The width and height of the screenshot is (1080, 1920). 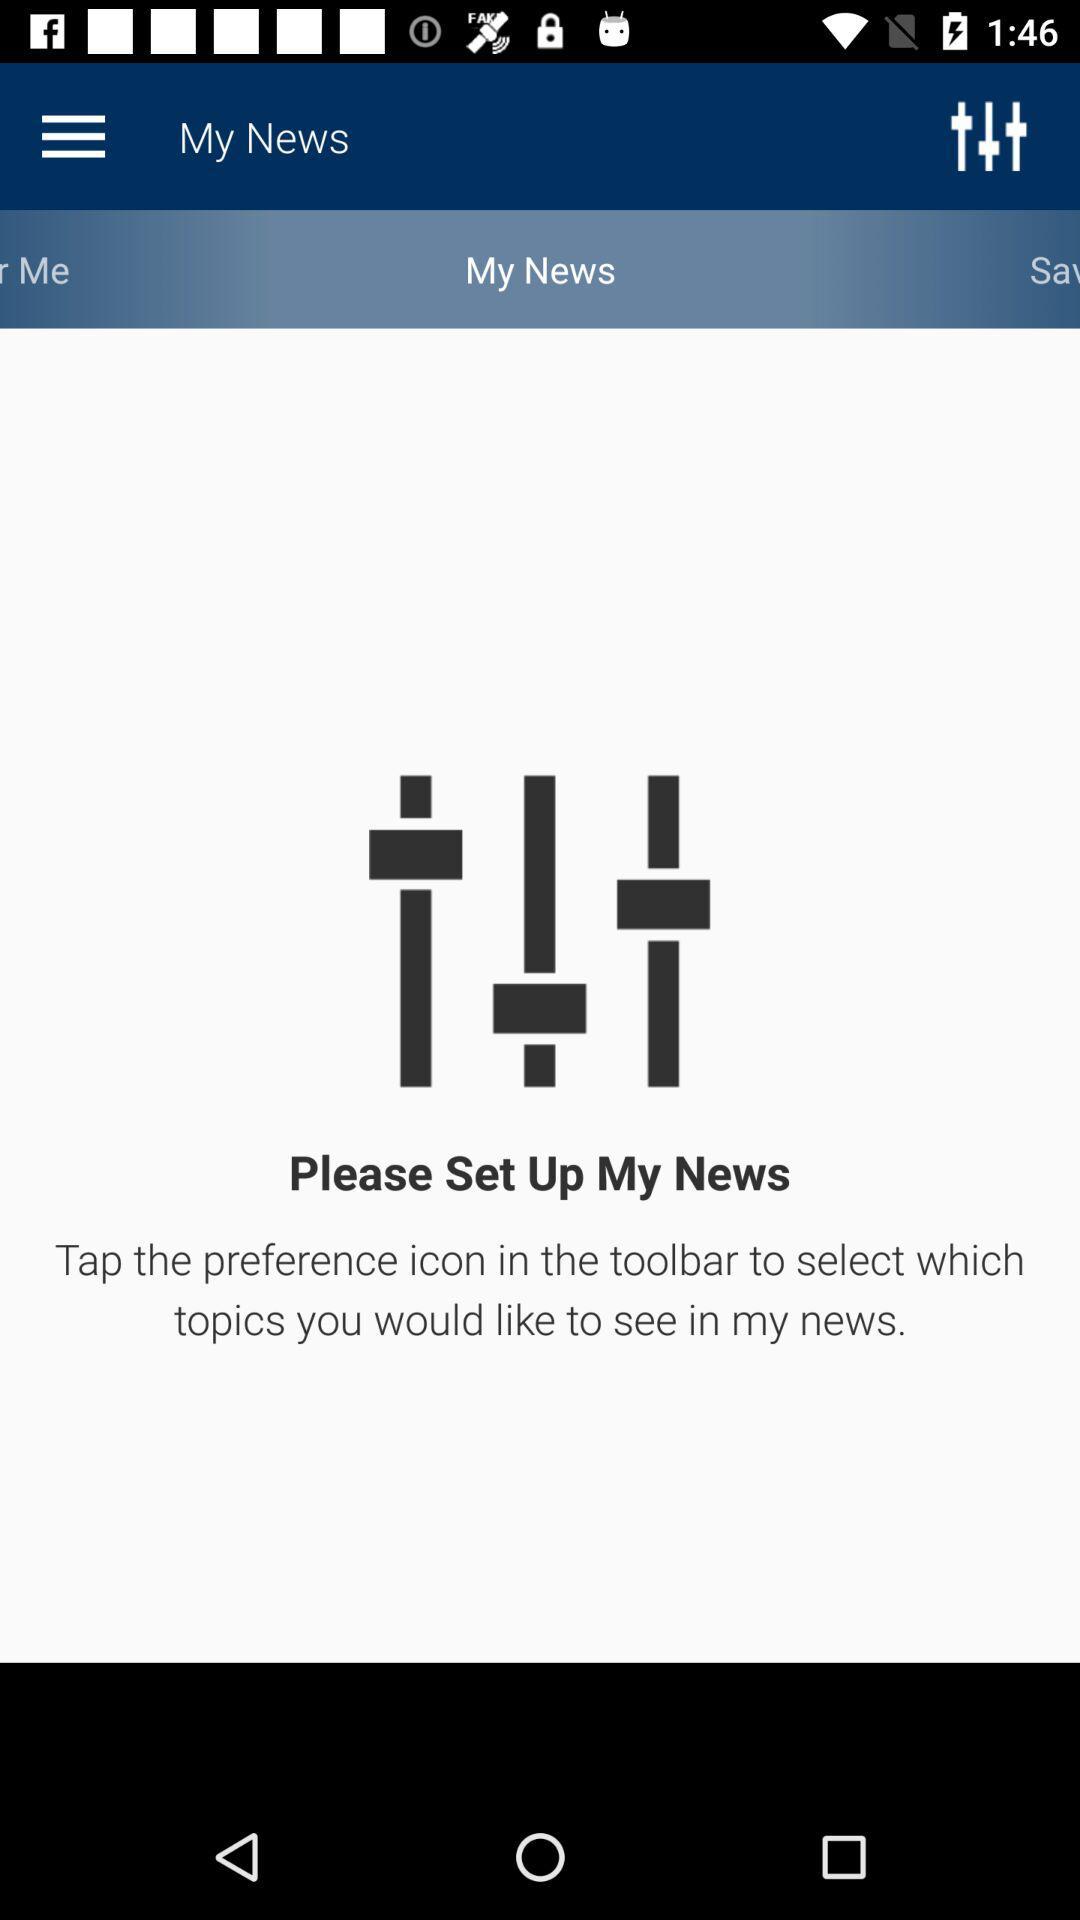 What do you see at coordinates (72, 135) in the screenshot?
I see `settings` at bounding box center [72, 135].